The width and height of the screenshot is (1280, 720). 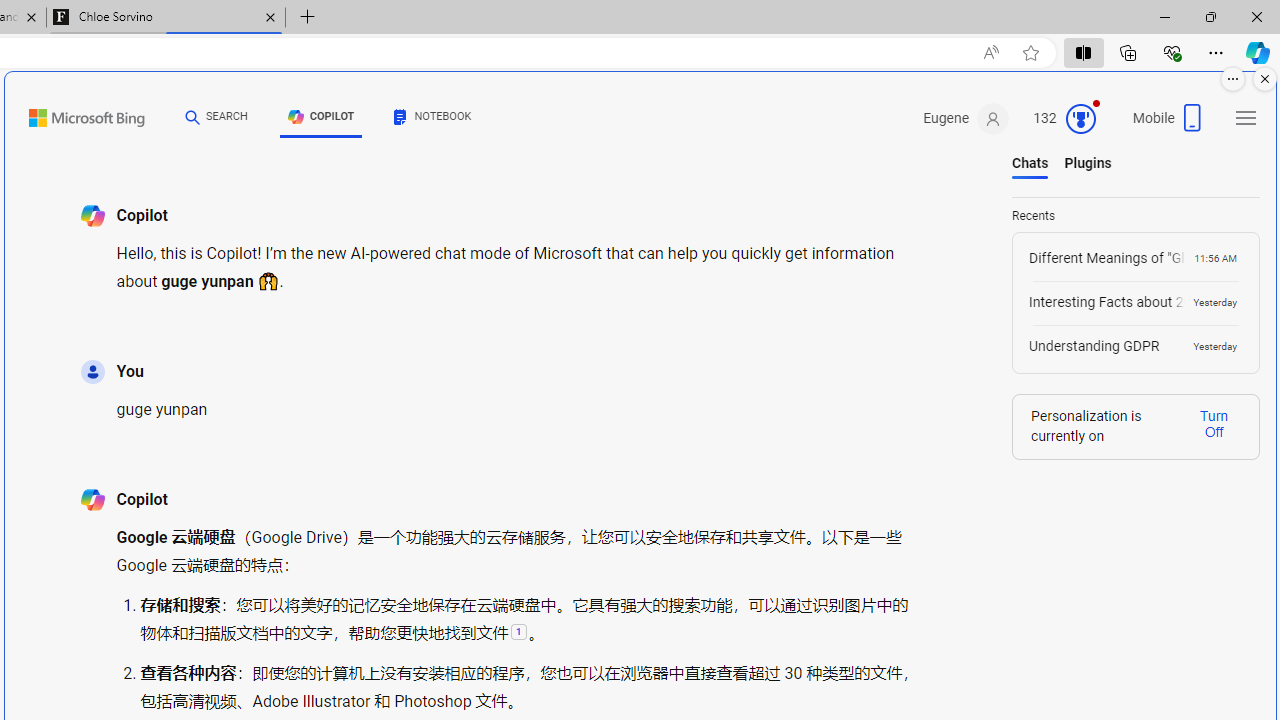 What do you see at coordinates (1031, 162) in the screenshot?
I see `'Chats'` at bounding box center [1031, 162].